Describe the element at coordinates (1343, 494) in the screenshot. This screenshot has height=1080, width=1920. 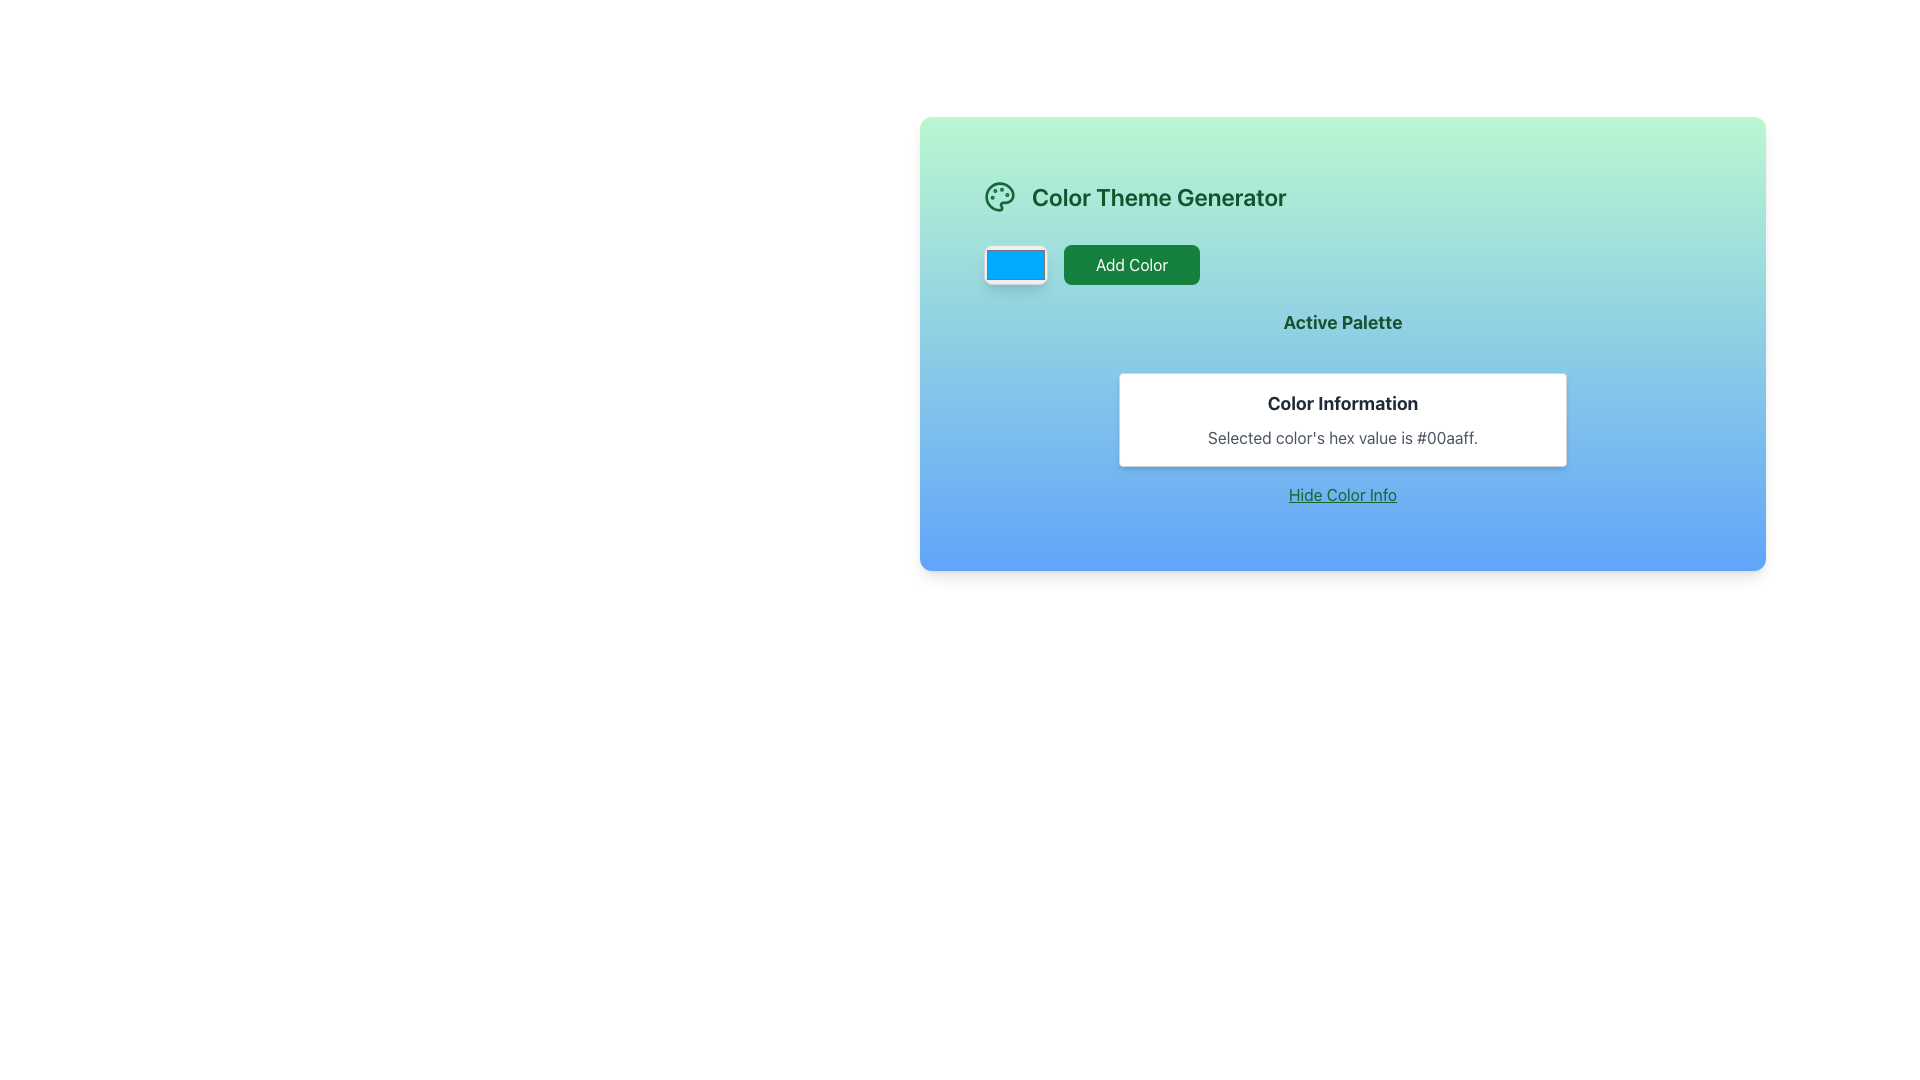
I see `the text link located towards the lower central area of the user interface` at that location.